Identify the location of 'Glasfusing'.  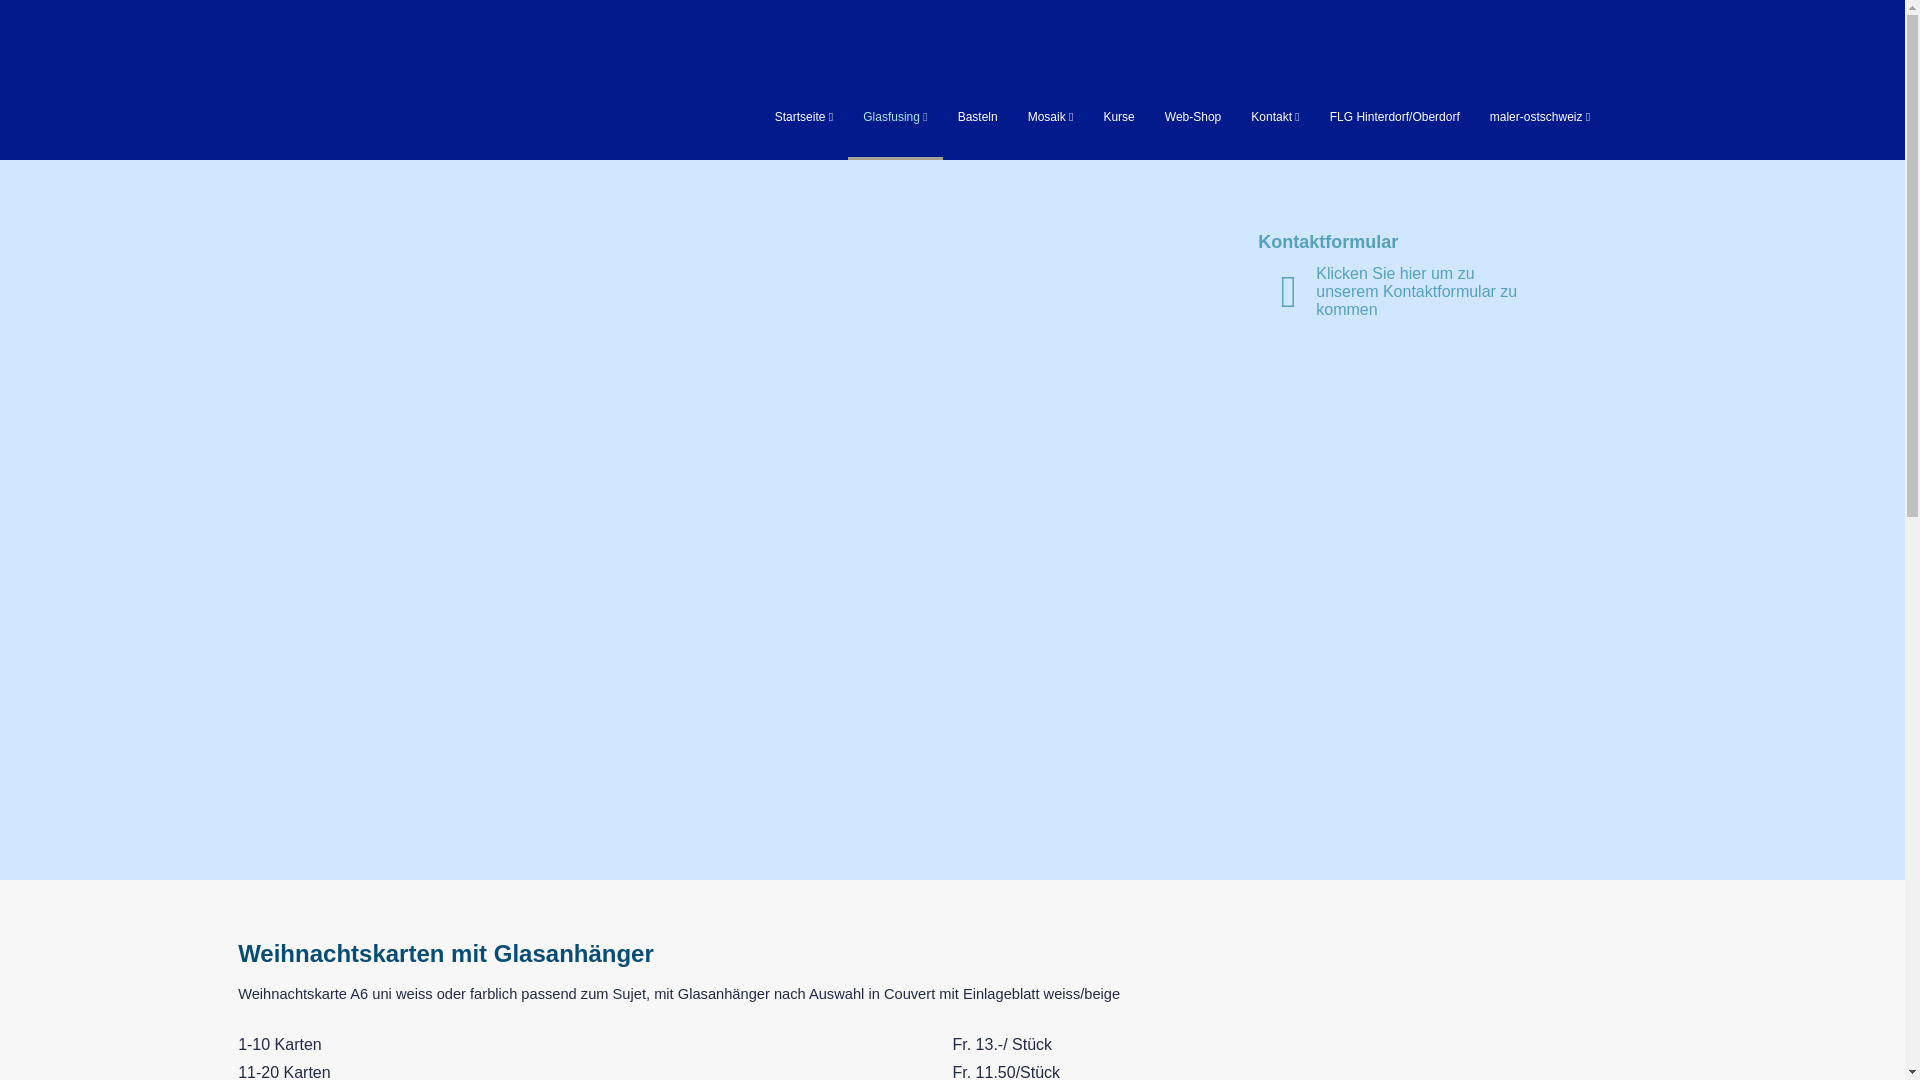
(893, 116).